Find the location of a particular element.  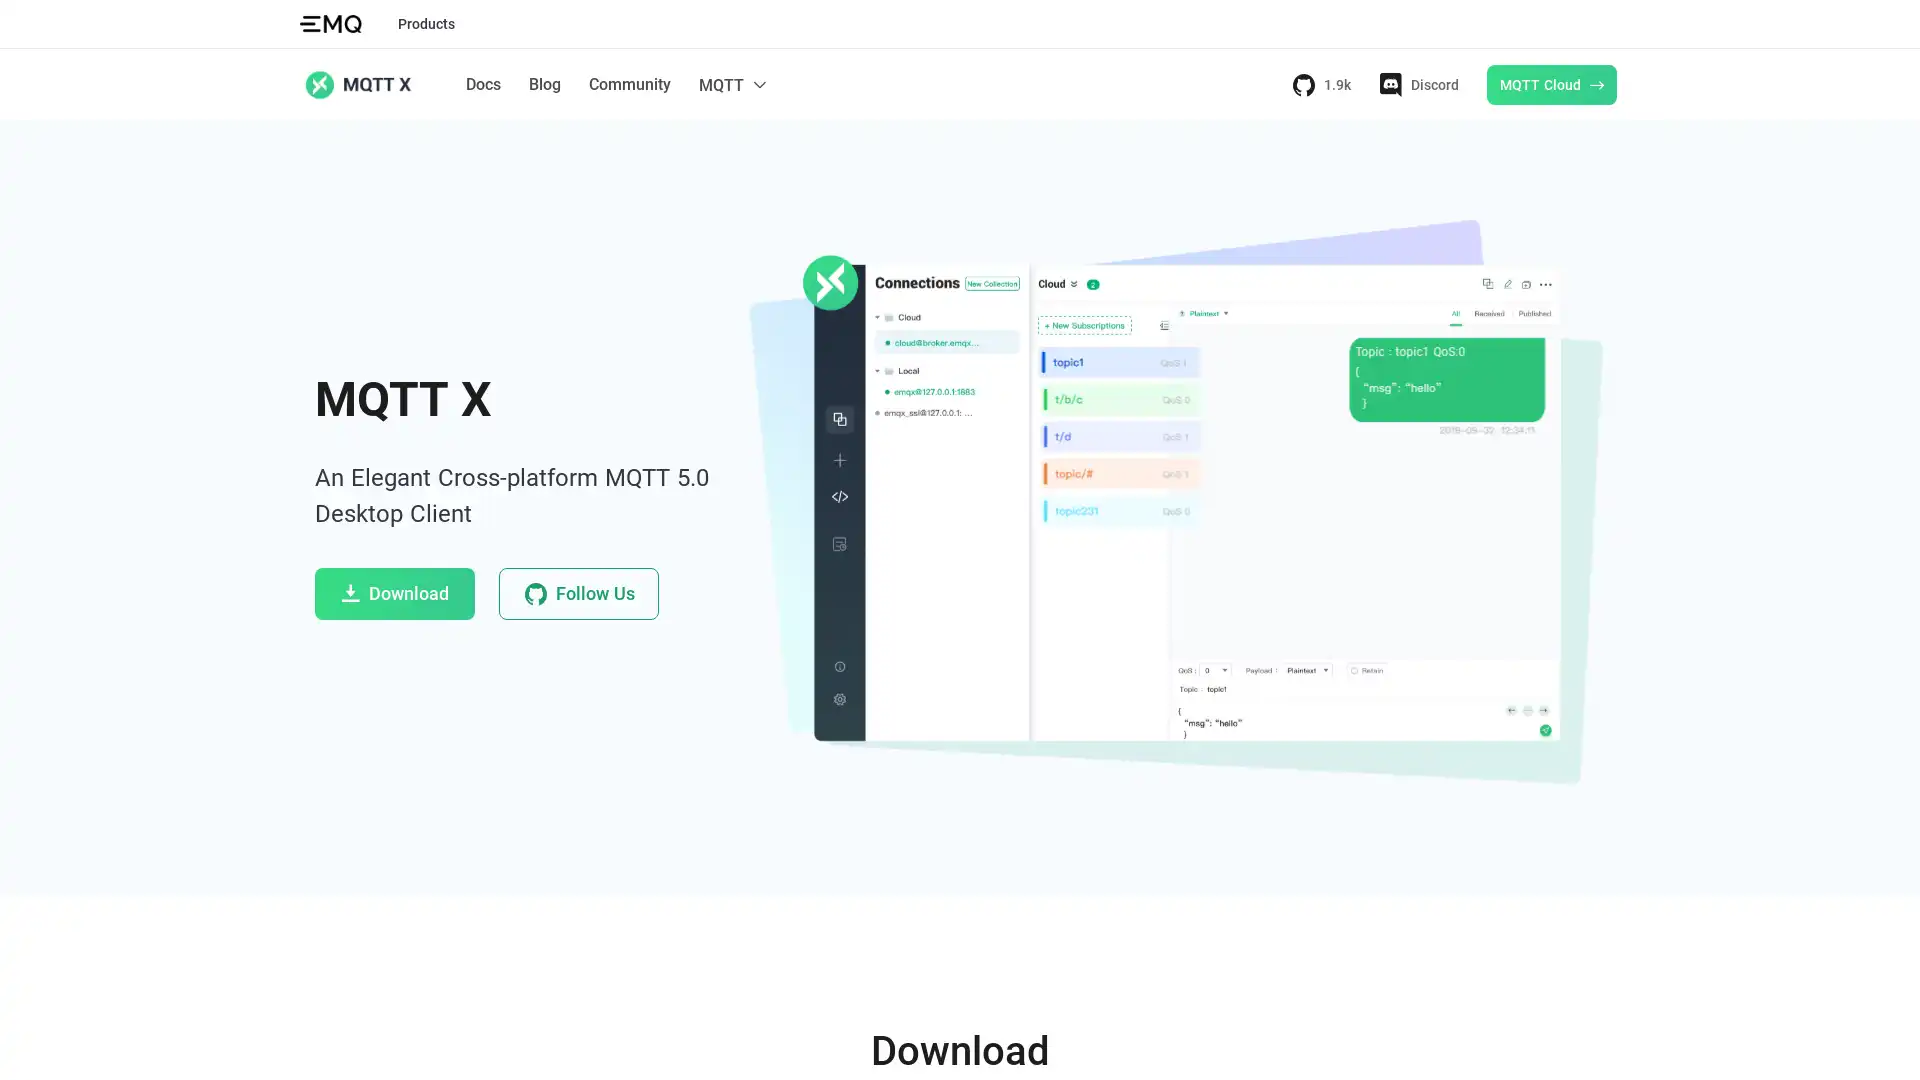

MQTT is located at coordinates (960, 317).